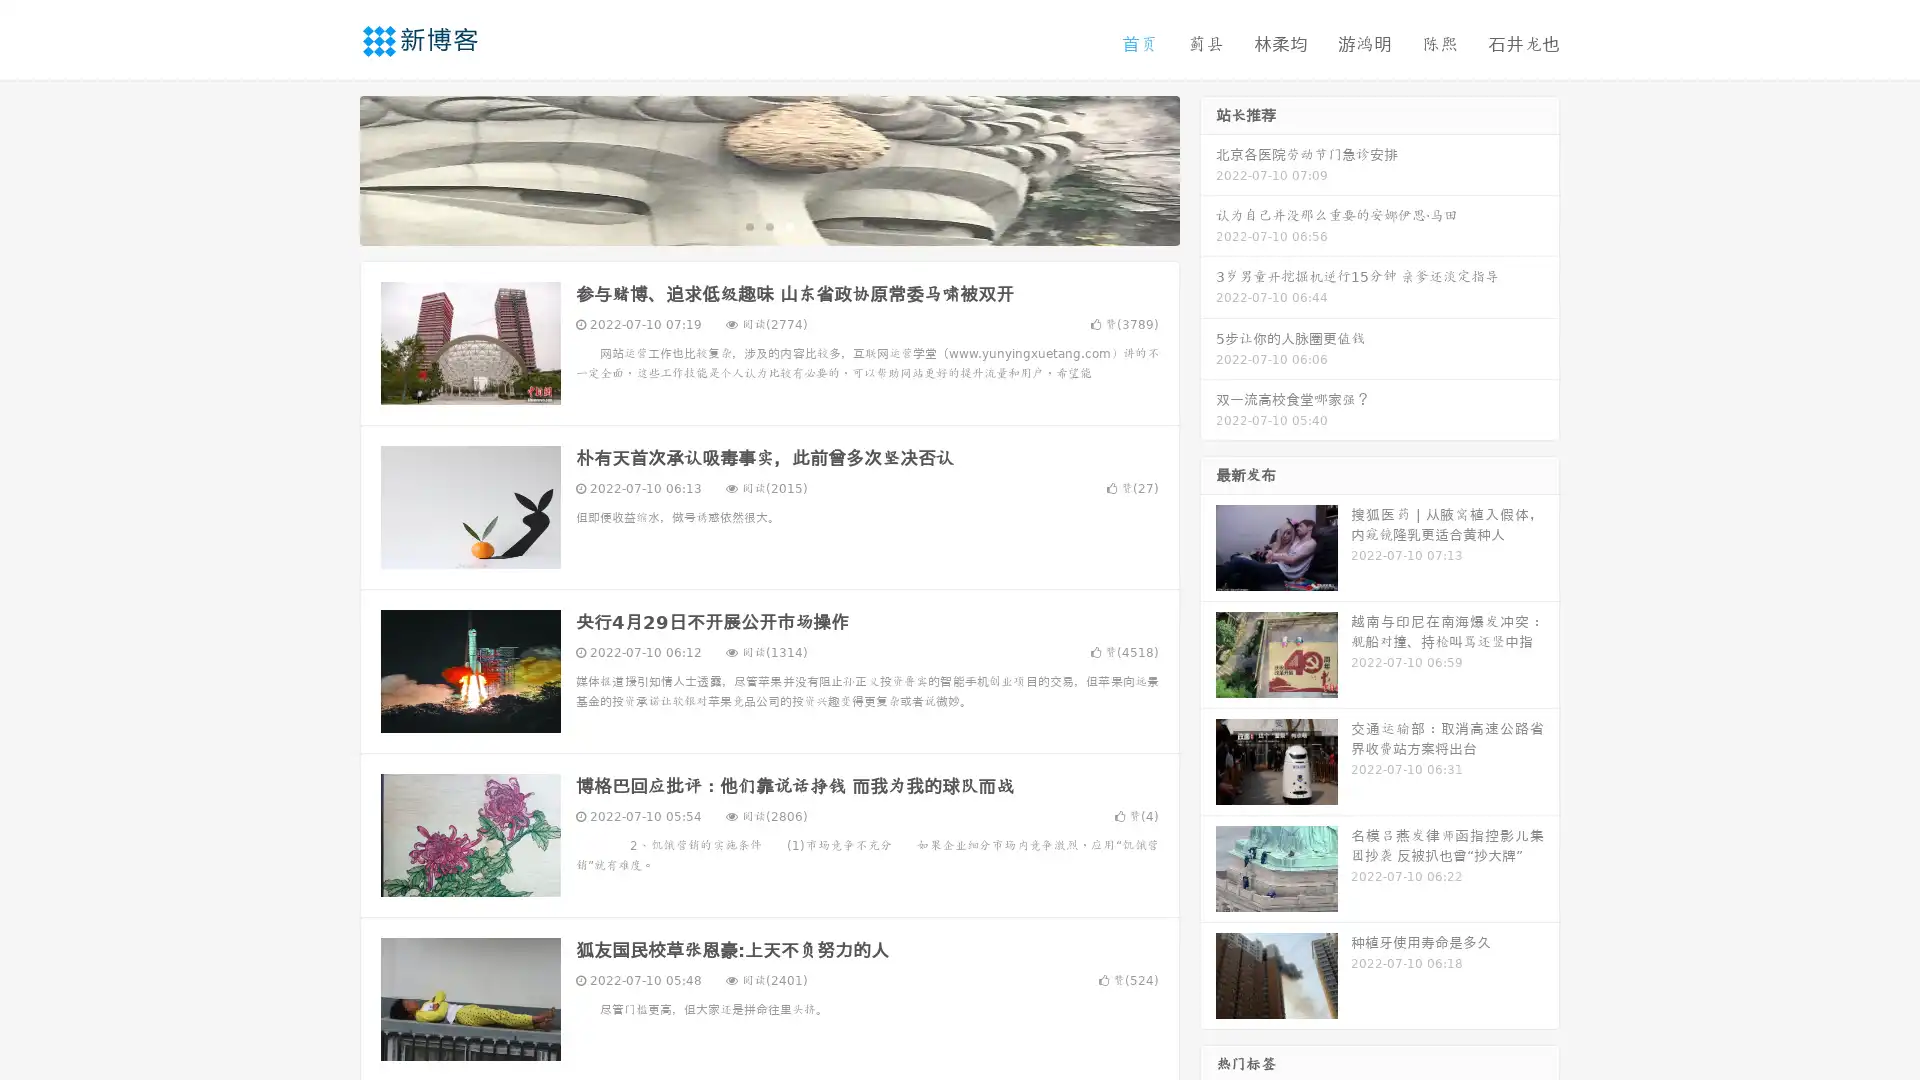 This screenshot has height=1080, width=1920. What do you see at coordinates (748, 225) in the screenshot?
I see `Go to slide 1` at bounding box center [748, 225].